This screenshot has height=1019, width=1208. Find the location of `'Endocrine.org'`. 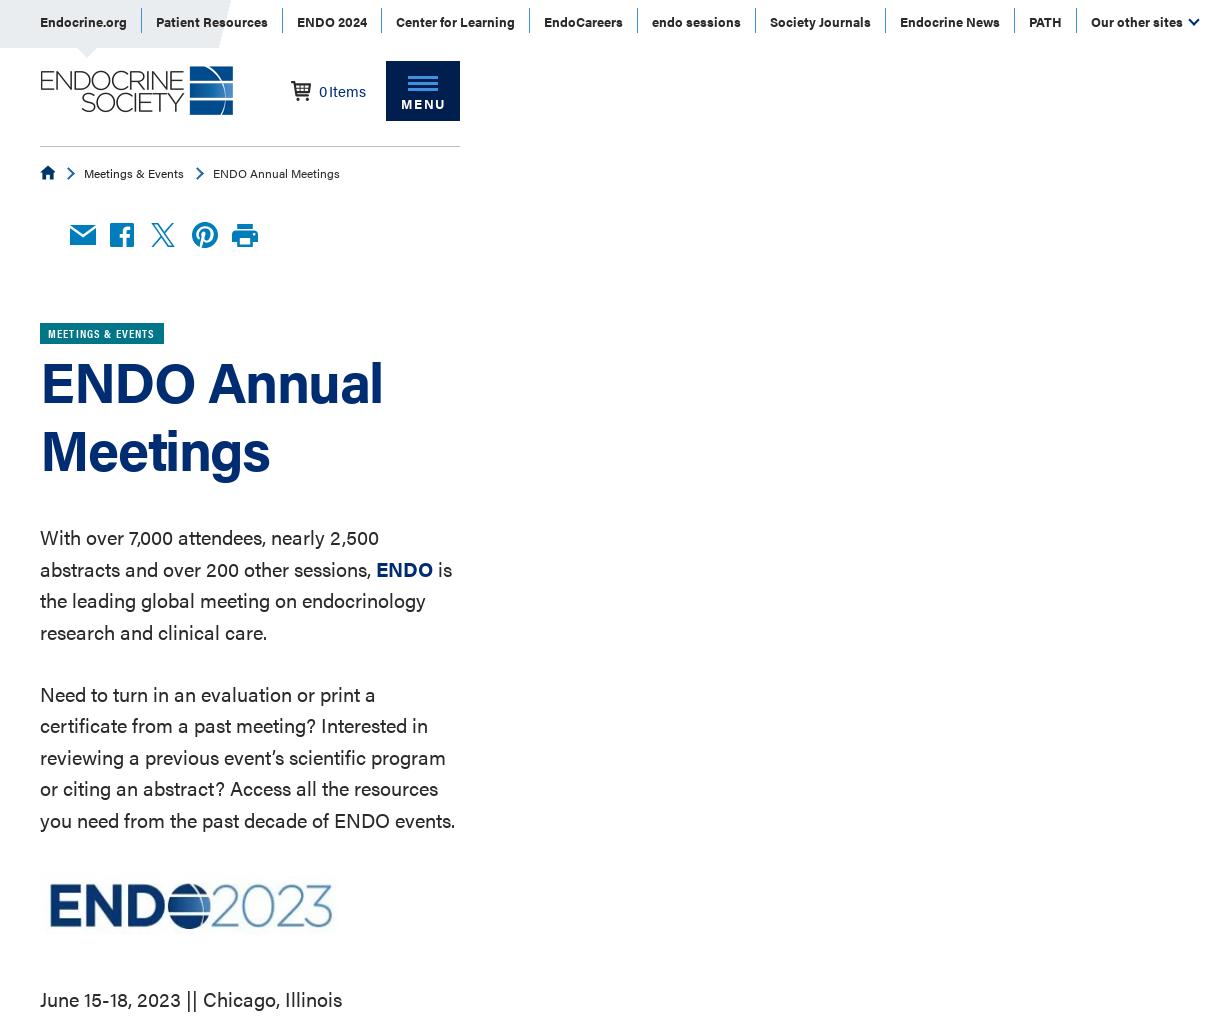

'Endocrine.org' is located at coordinates (82, 20).